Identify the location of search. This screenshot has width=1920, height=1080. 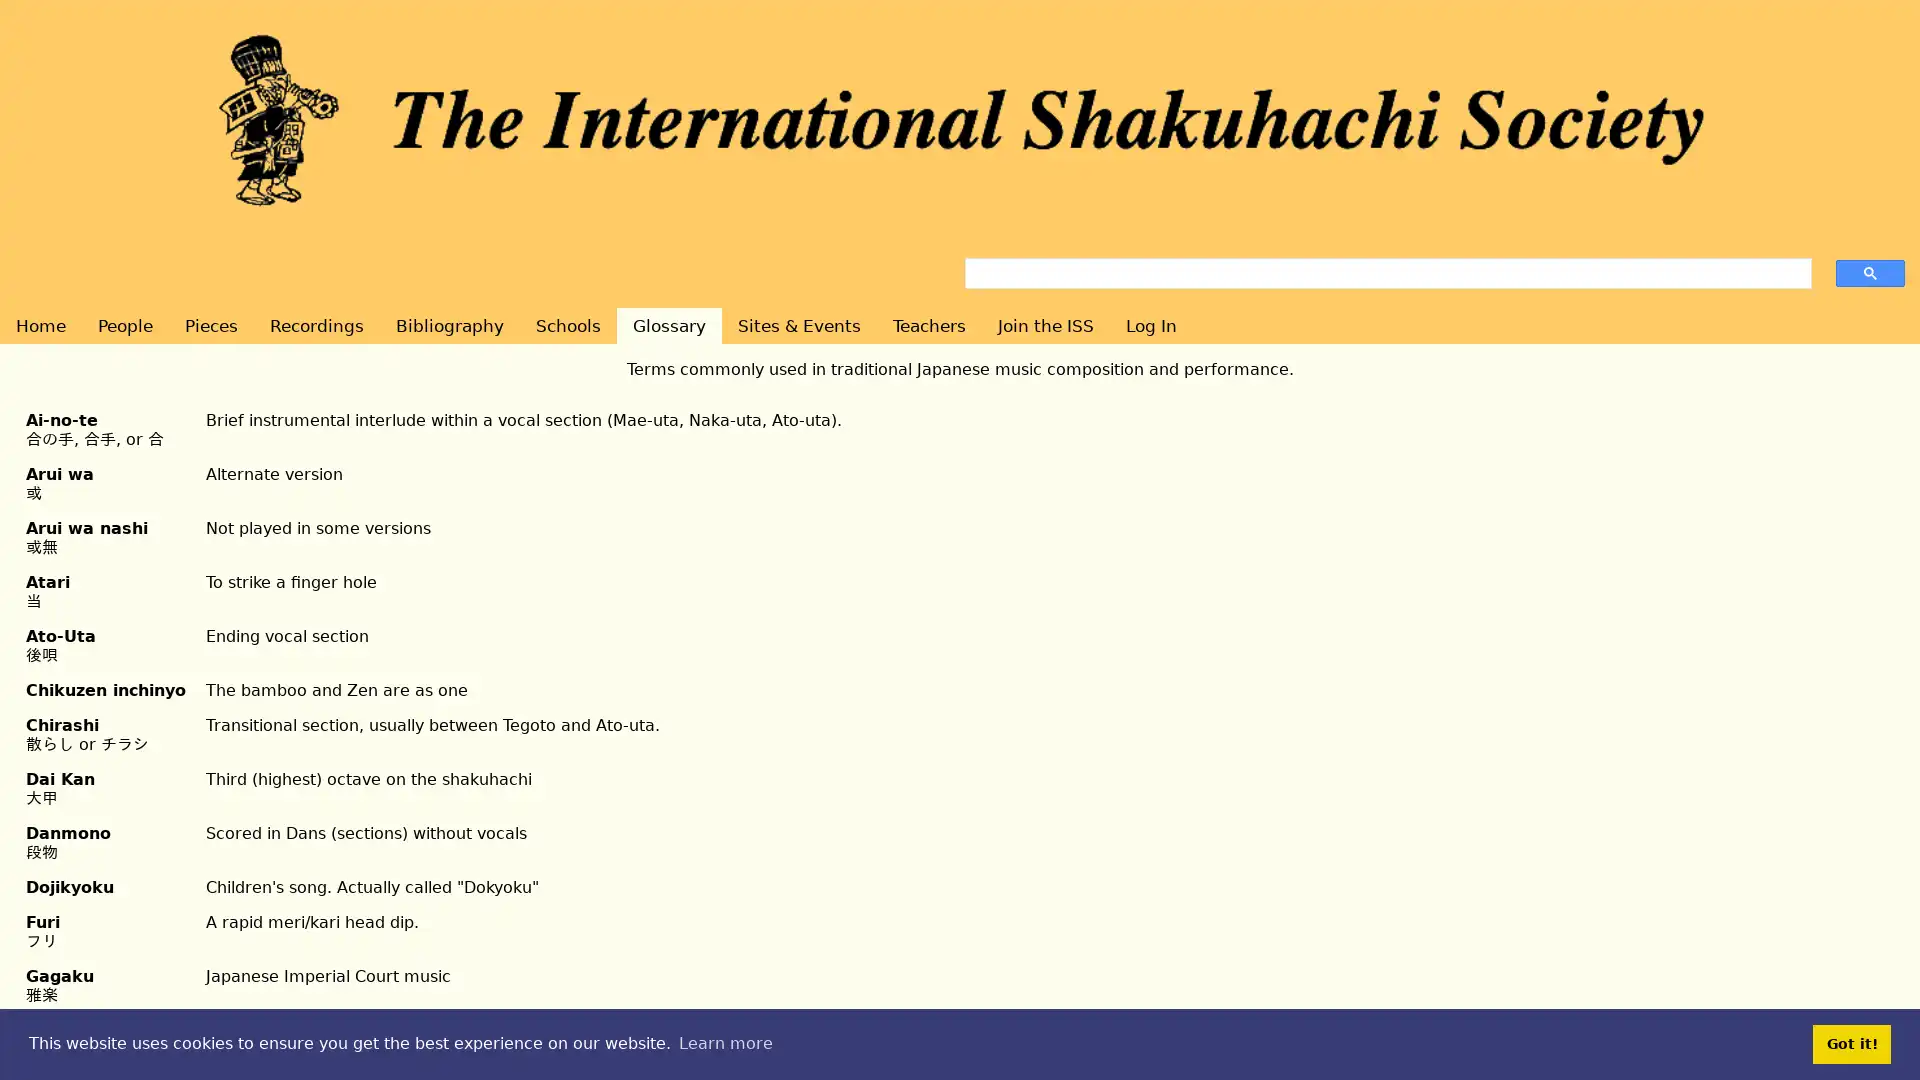
(1869, 272).